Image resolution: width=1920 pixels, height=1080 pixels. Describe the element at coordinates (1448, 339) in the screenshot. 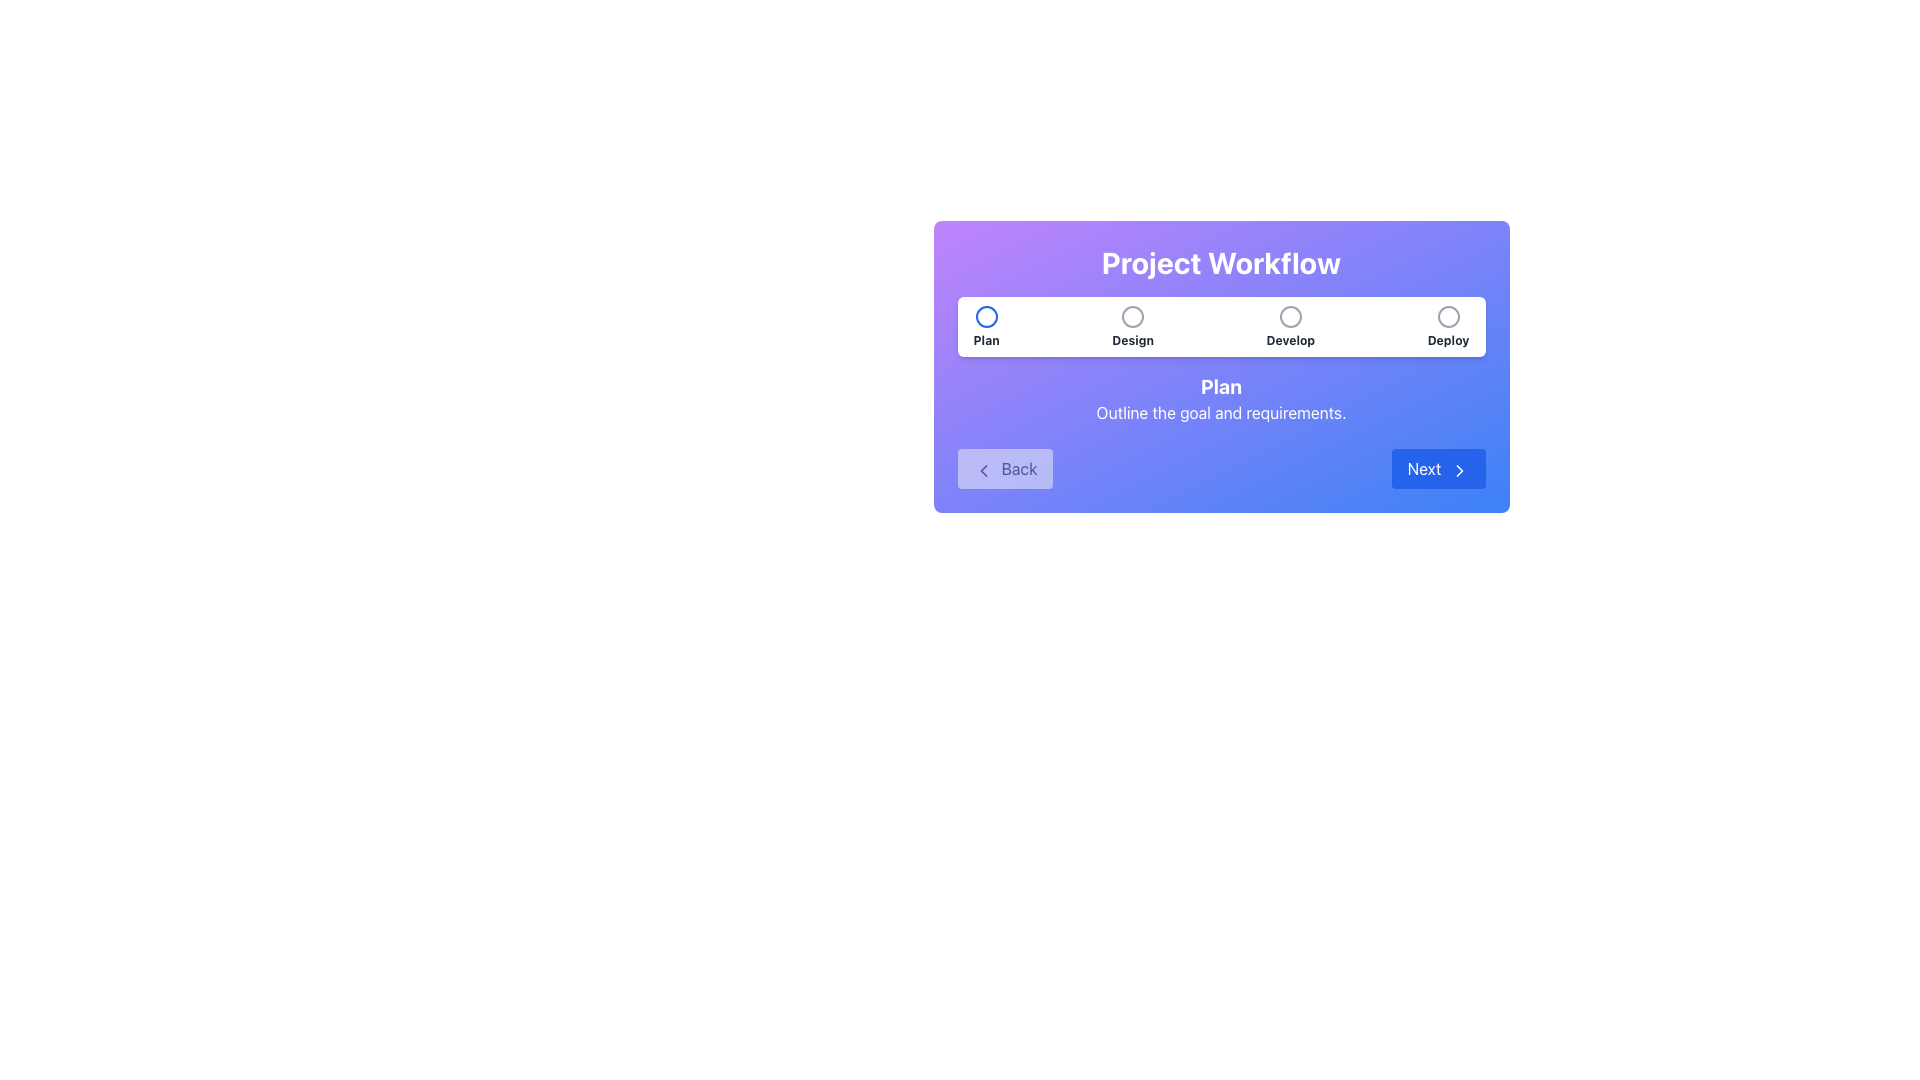

I see `the 'Deploy' text label, which serves as a title for the associated step in the workflow, located in the top-right corner of the interface` at that location.